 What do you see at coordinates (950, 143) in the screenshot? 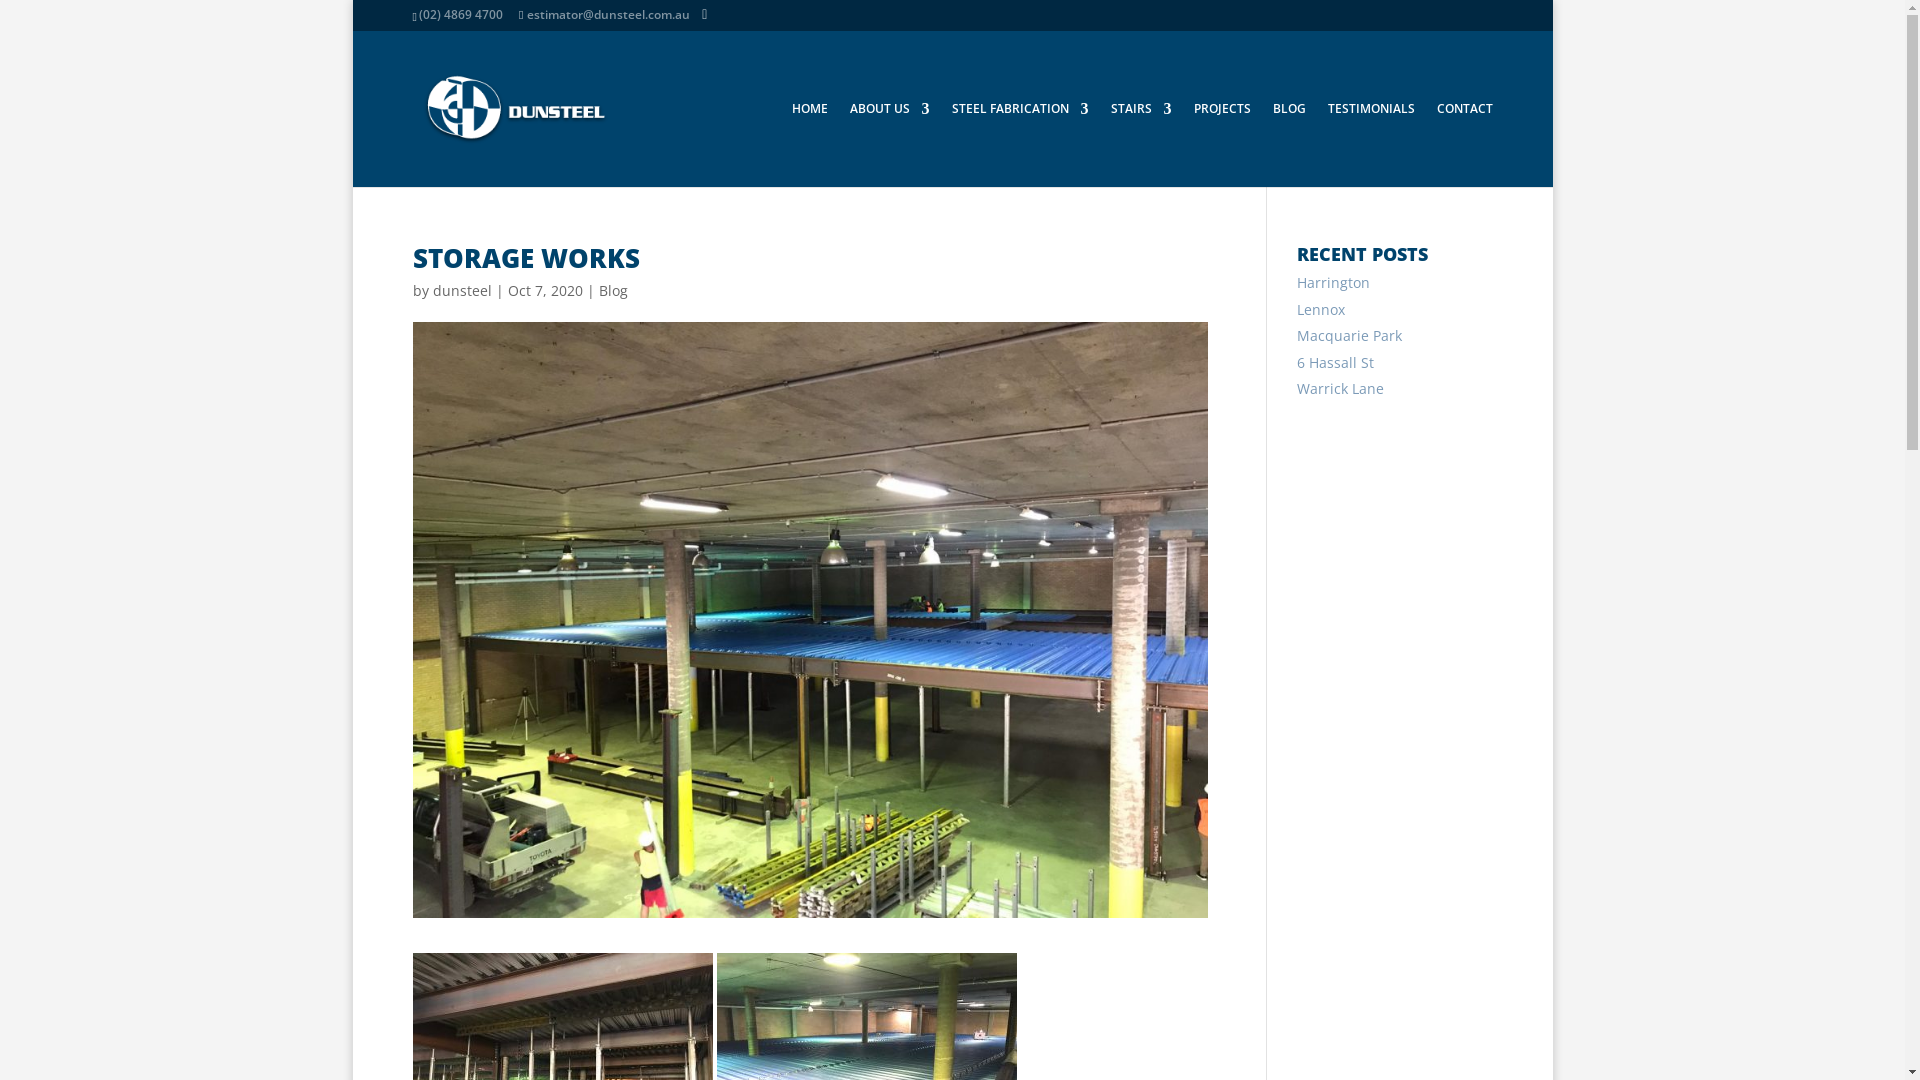
I see `'STEEL FABRICATION'` at bounding box center [950, 143].